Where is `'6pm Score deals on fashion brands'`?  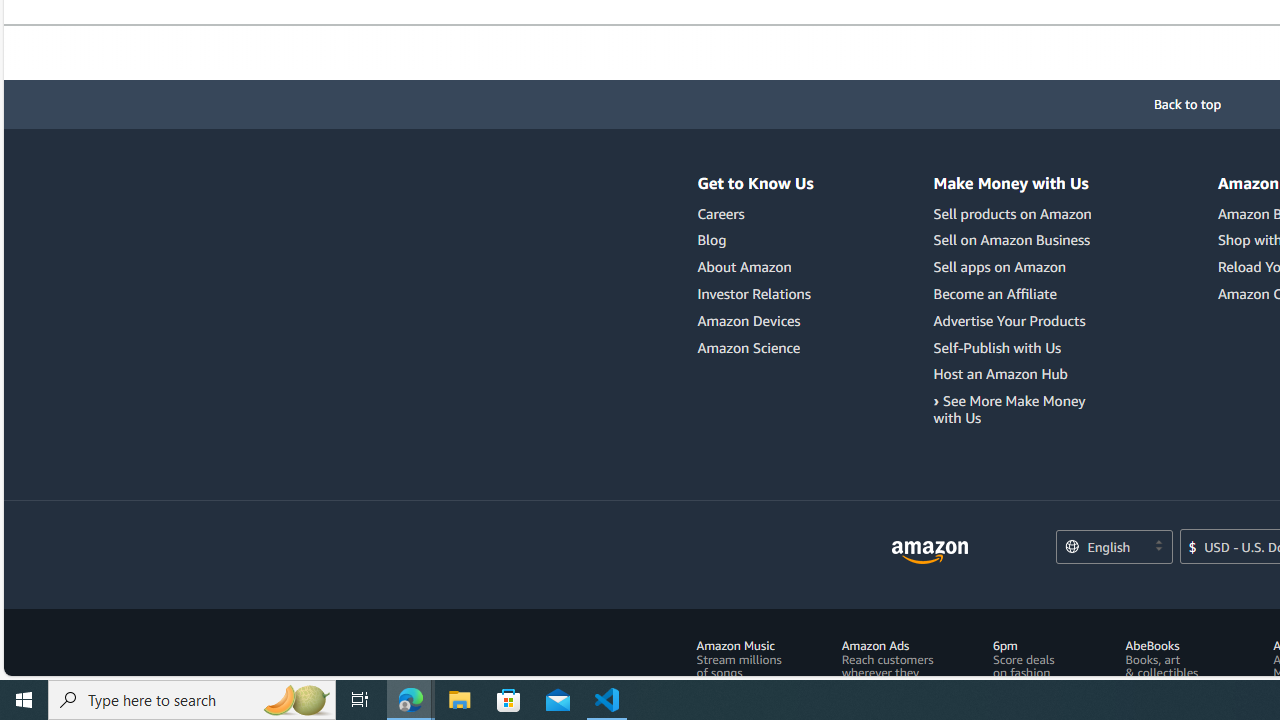
'6pm Score deals on fashion brands' is located at coordinates (1034, 666).